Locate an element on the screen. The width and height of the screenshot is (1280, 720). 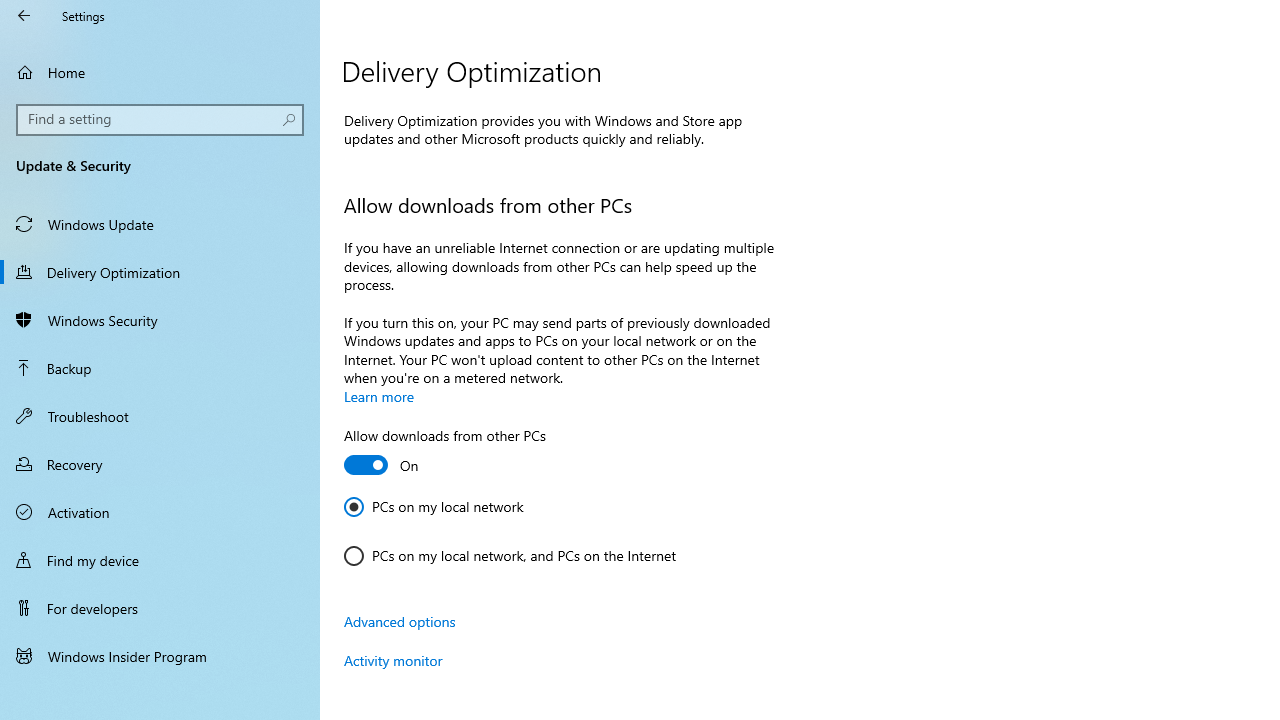
'Windows Insider Program' is located at coordinates (160, 655).